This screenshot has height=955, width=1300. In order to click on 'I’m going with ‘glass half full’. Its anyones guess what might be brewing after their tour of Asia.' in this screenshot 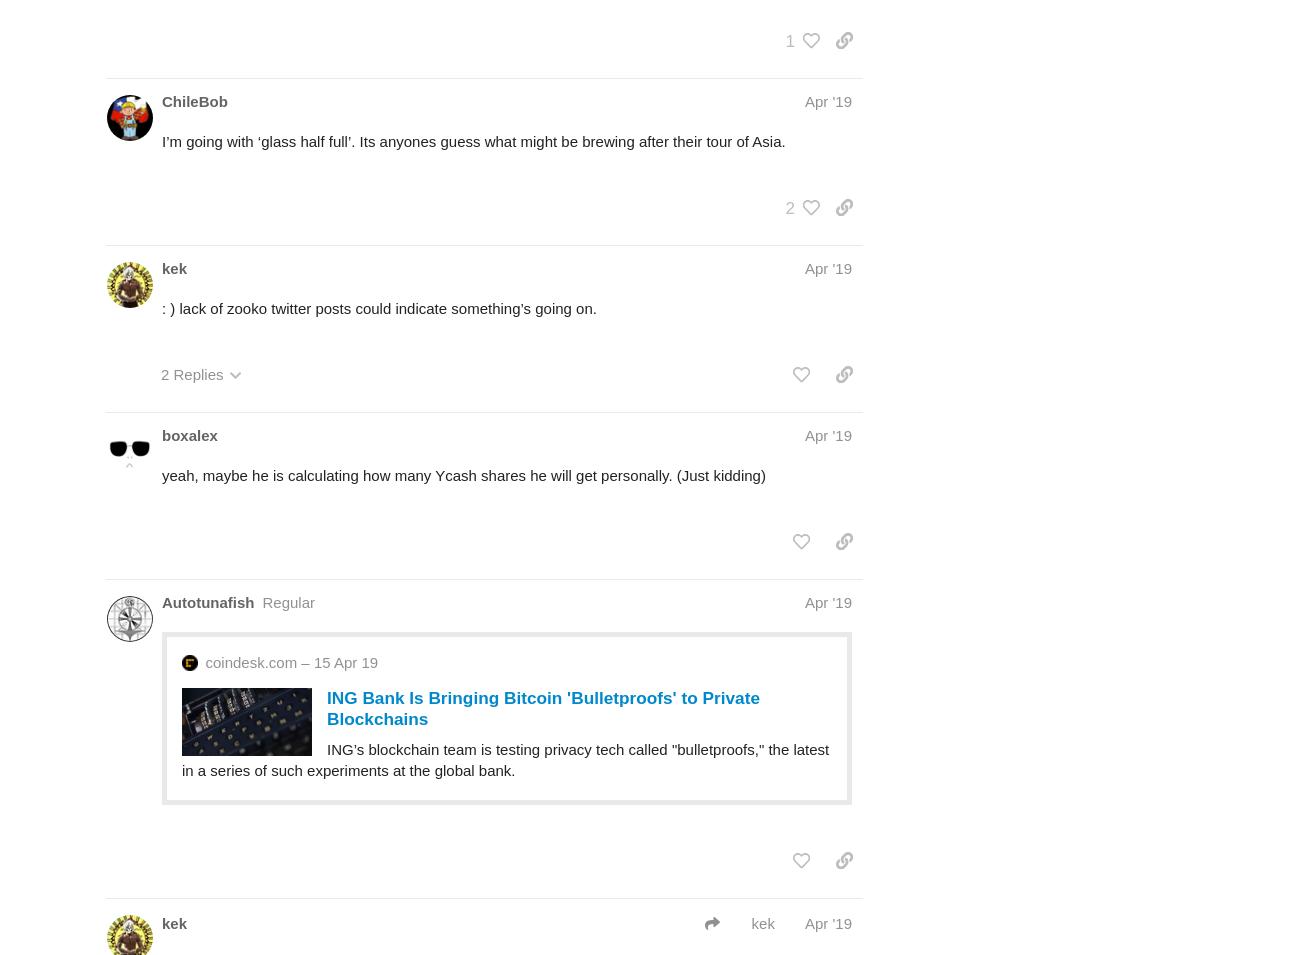, I will do `click(472, 139)`.